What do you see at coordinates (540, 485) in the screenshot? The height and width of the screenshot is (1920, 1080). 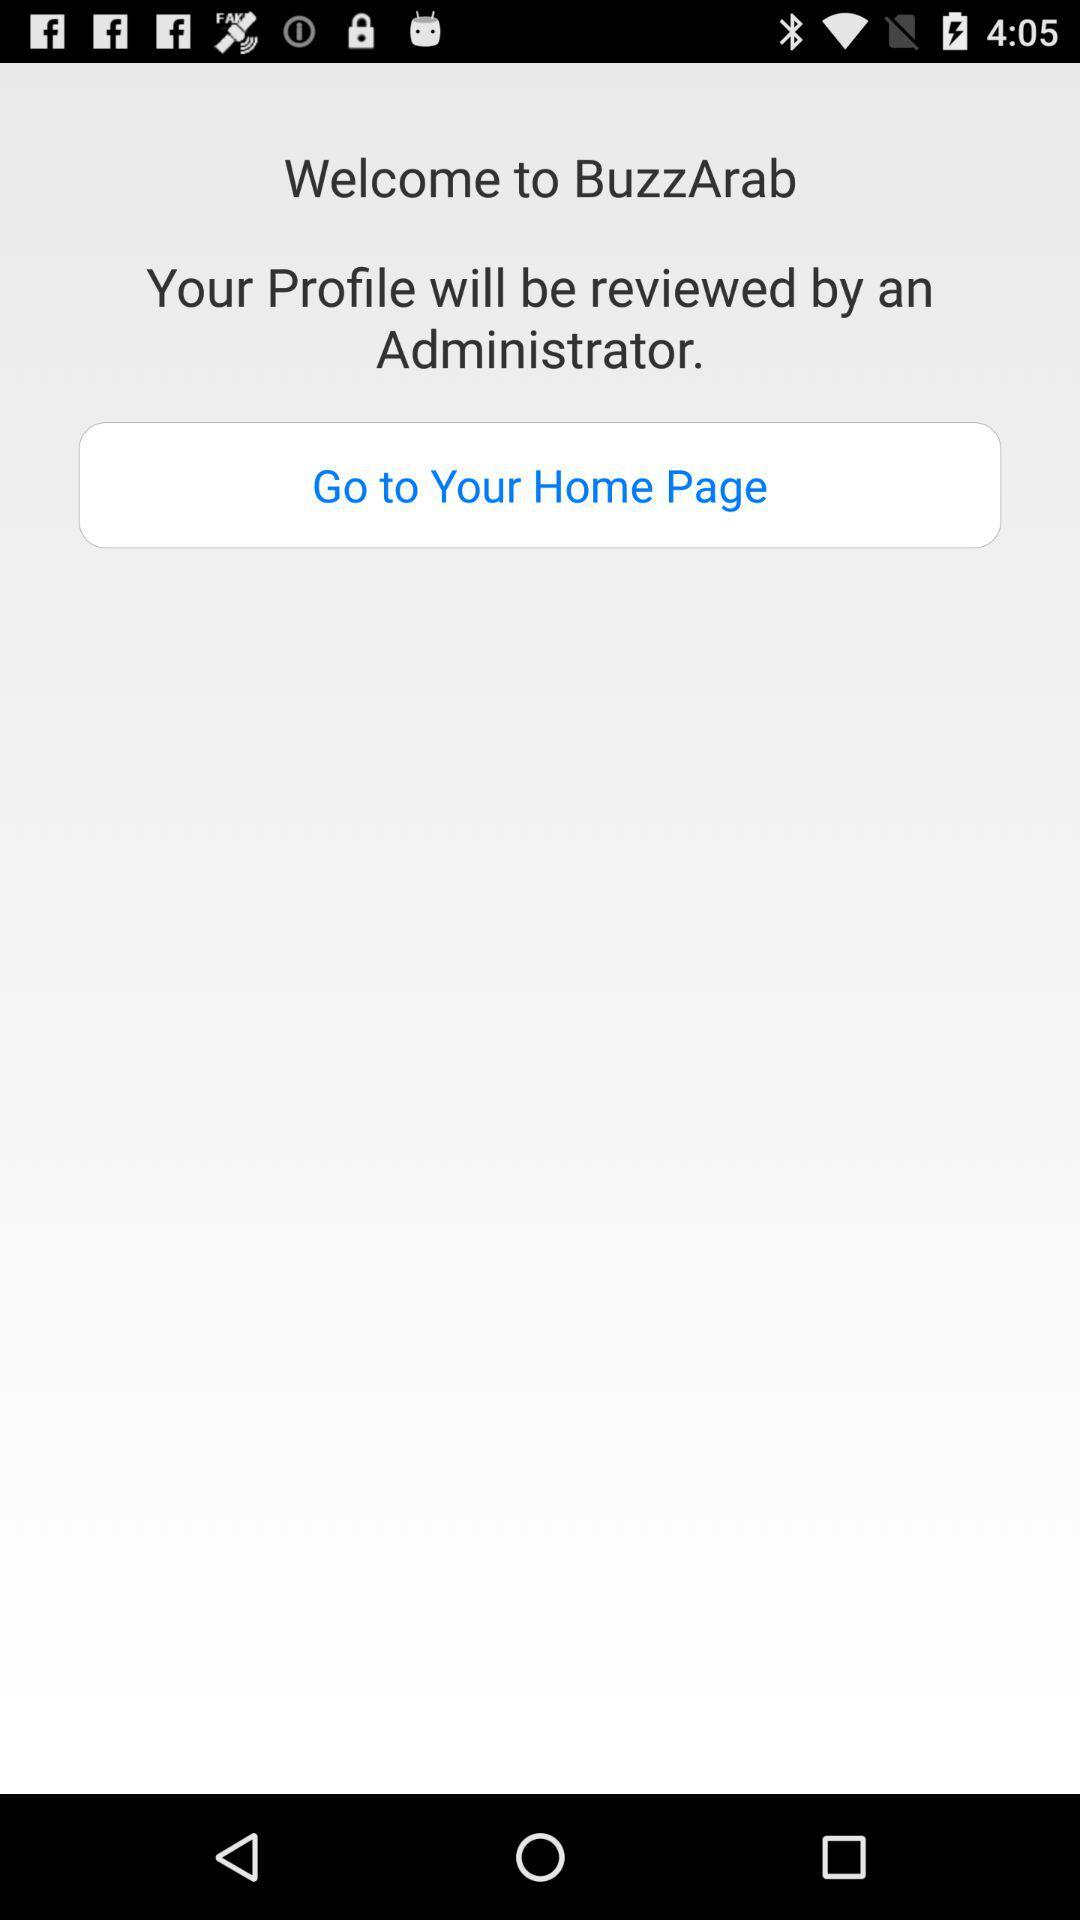 I see `app below the your profile will app` at bounding box center [540, 485].